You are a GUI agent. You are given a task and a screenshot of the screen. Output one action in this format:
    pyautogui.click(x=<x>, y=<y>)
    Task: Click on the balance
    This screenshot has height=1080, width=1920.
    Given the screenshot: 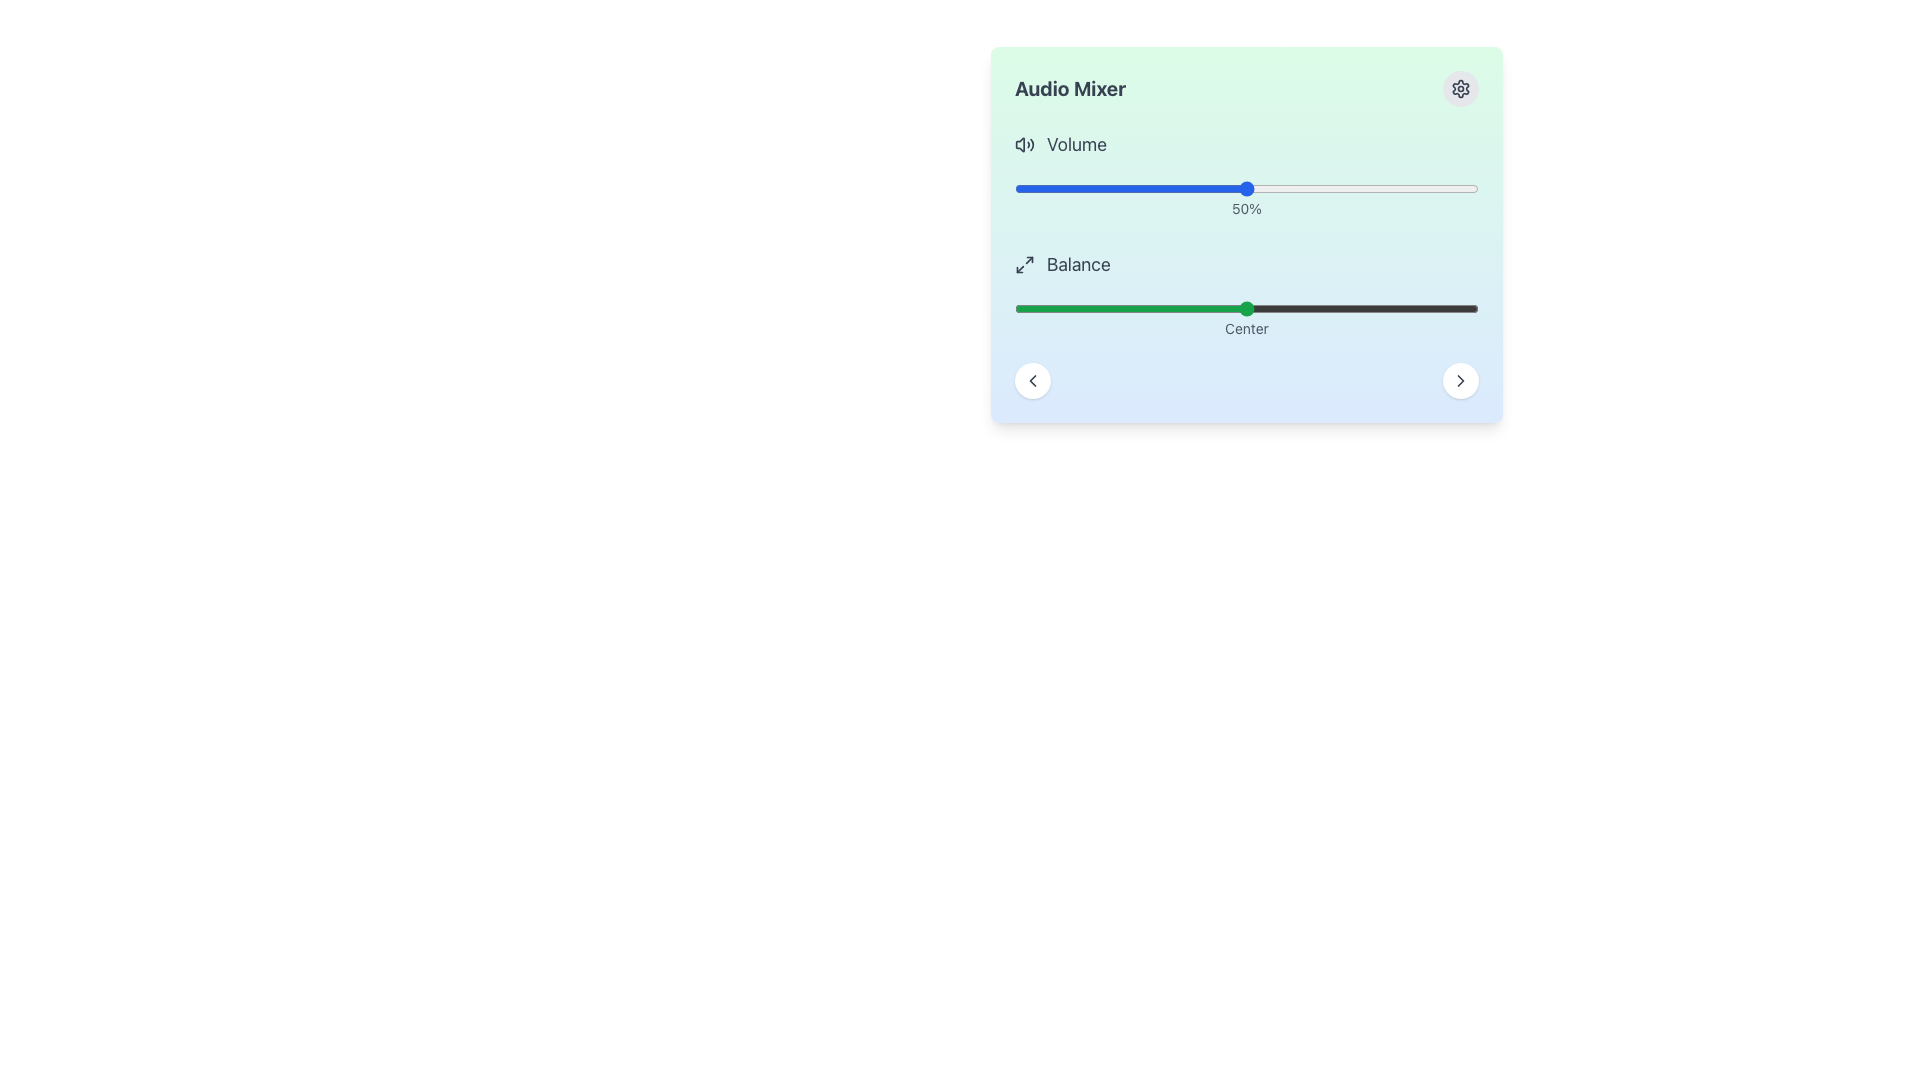 What is the action you would take?
    pyautogui.click(x=1092, y=308)
    